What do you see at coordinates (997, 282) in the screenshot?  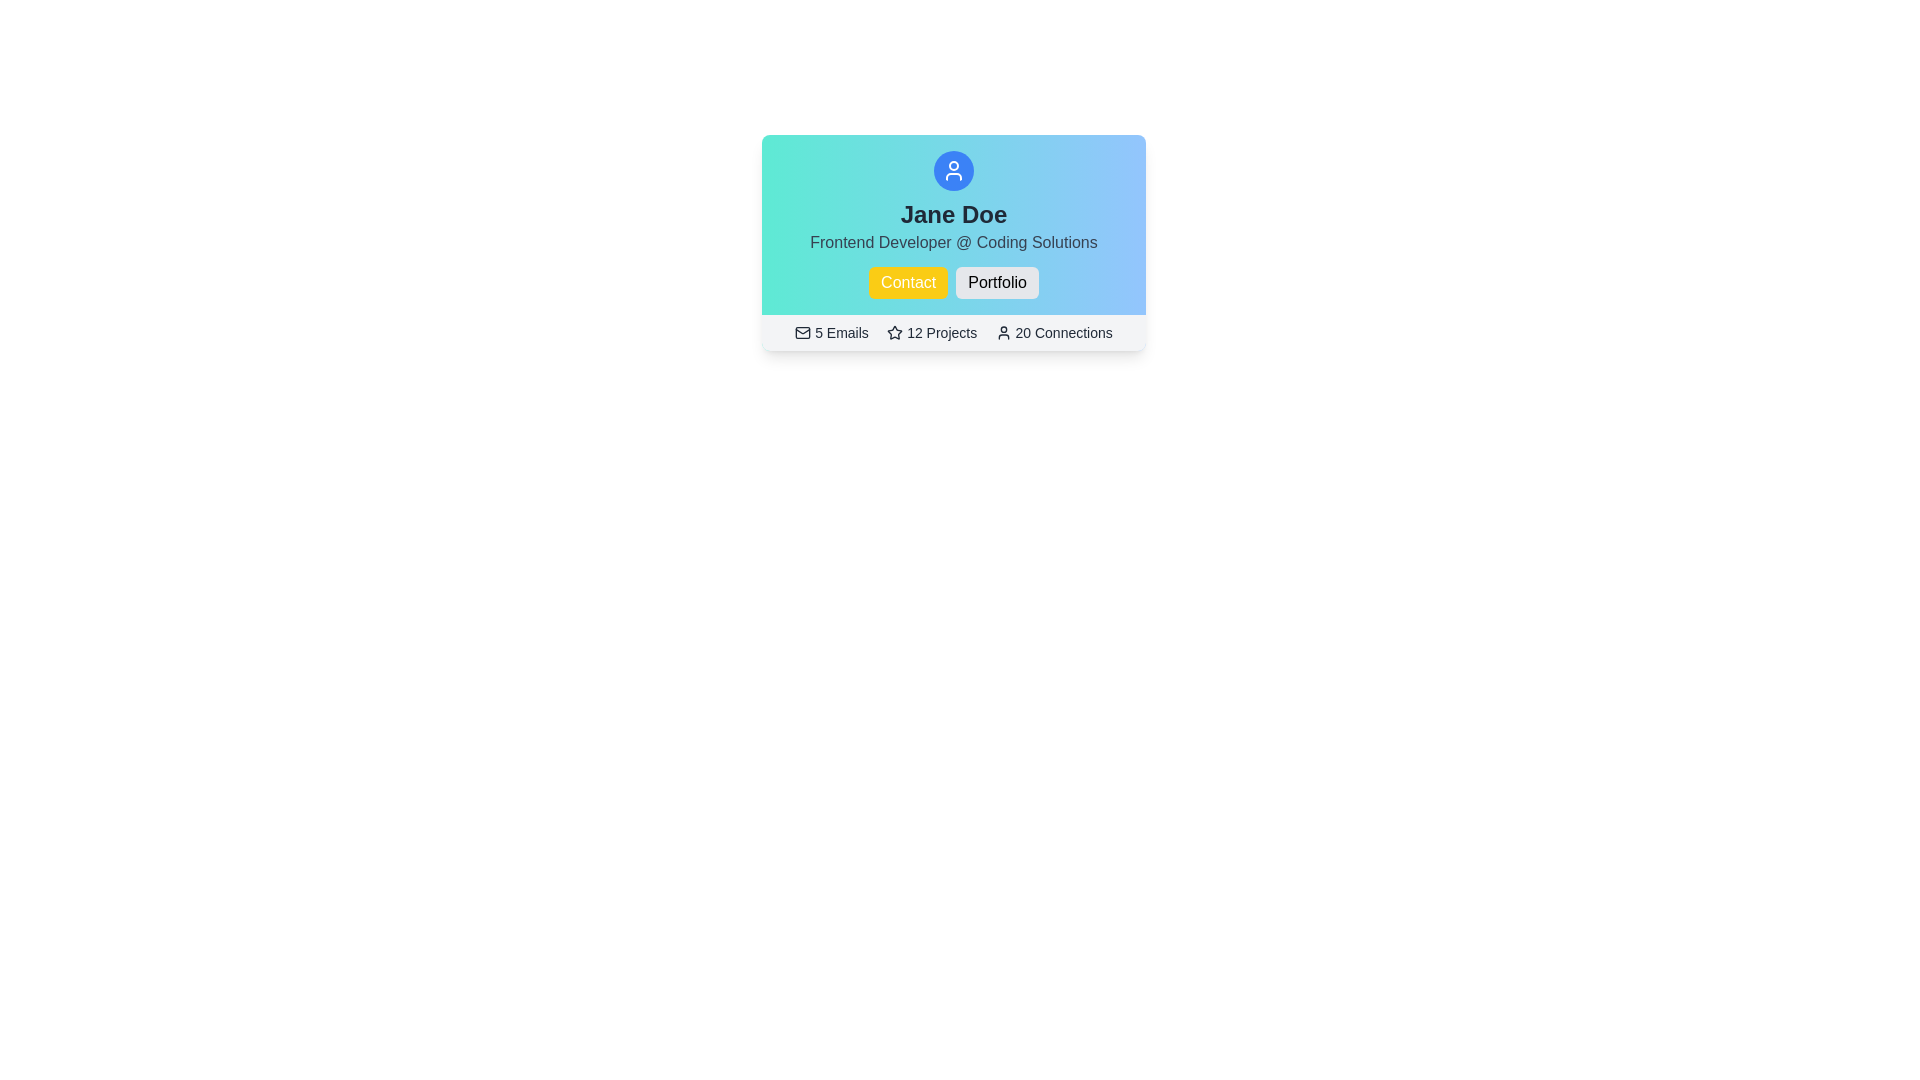 I see `the 'Portfolio' button, which is a rectangular button with a light gray background and rounded corners` at bounding box center [997, 282].